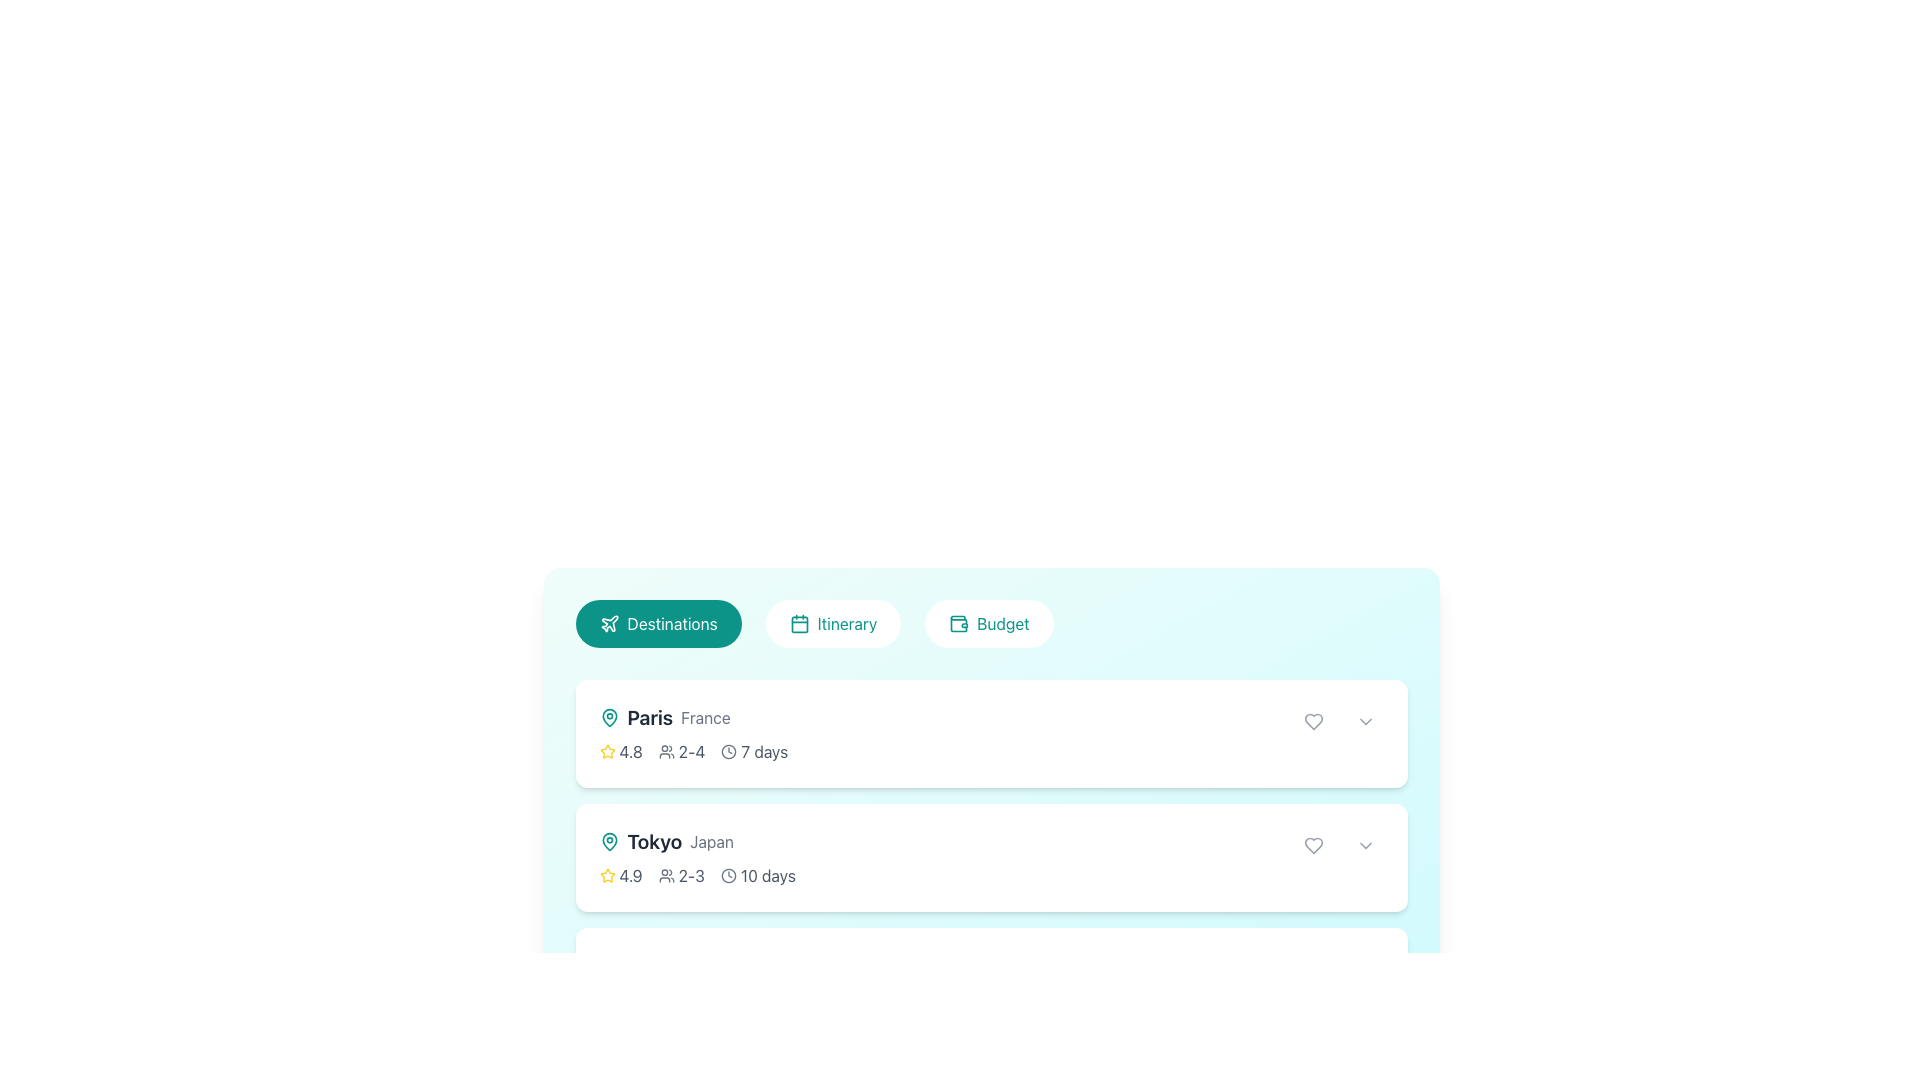 Image resolution: width=1920 pixels, height=1080 pixels. Describe the element at coordinates (705, 716) in the screenshot. I see `text label element displaying 'France' in a light gray font color, which is adjacent to 'Paris' in a travel destinations interface` at that location.